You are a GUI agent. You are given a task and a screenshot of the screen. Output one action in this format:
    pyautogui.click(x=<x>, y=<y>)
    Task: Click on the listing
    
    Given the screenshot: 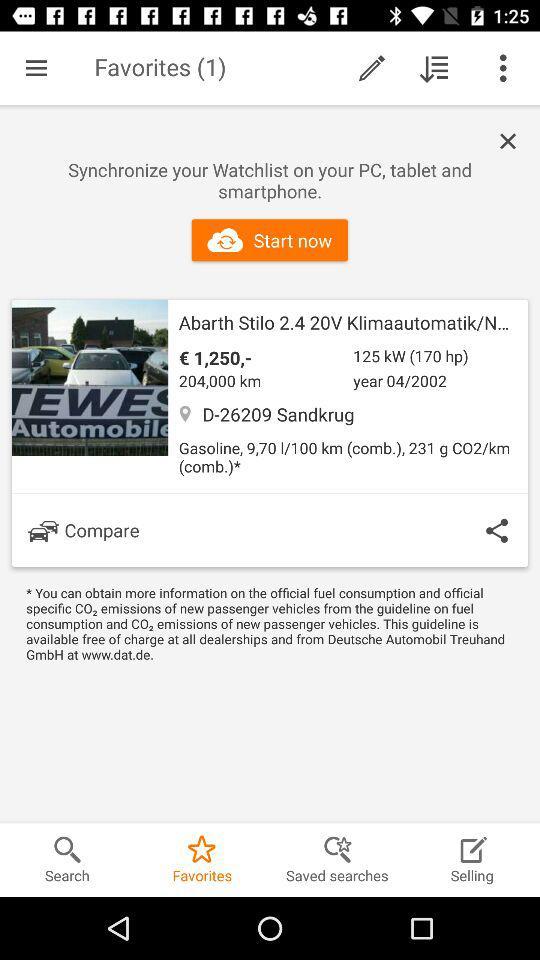 What is the action you would take?
    pyautogui.click(x=513, y=140)
    